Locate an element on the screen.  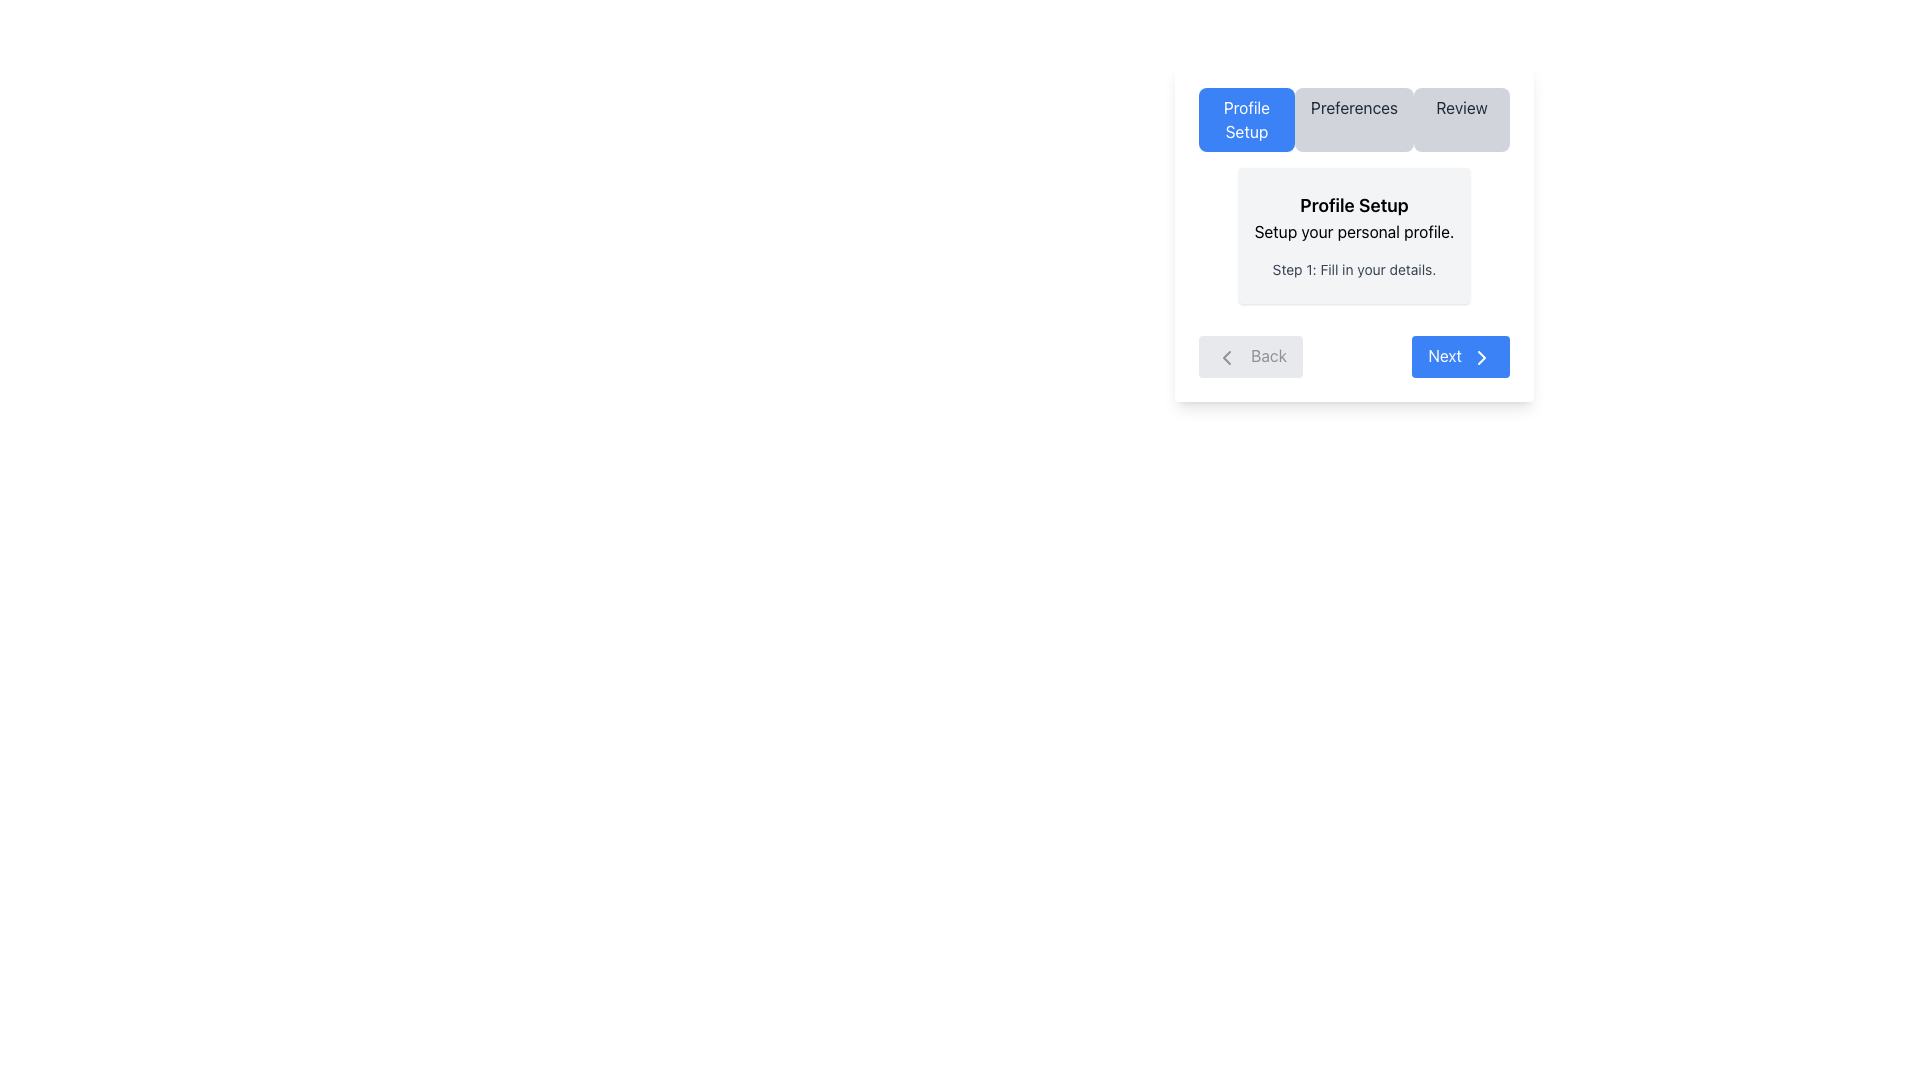
the back navigation button located at the bottom left corner of the context box is located at coordinates (1249, 355).